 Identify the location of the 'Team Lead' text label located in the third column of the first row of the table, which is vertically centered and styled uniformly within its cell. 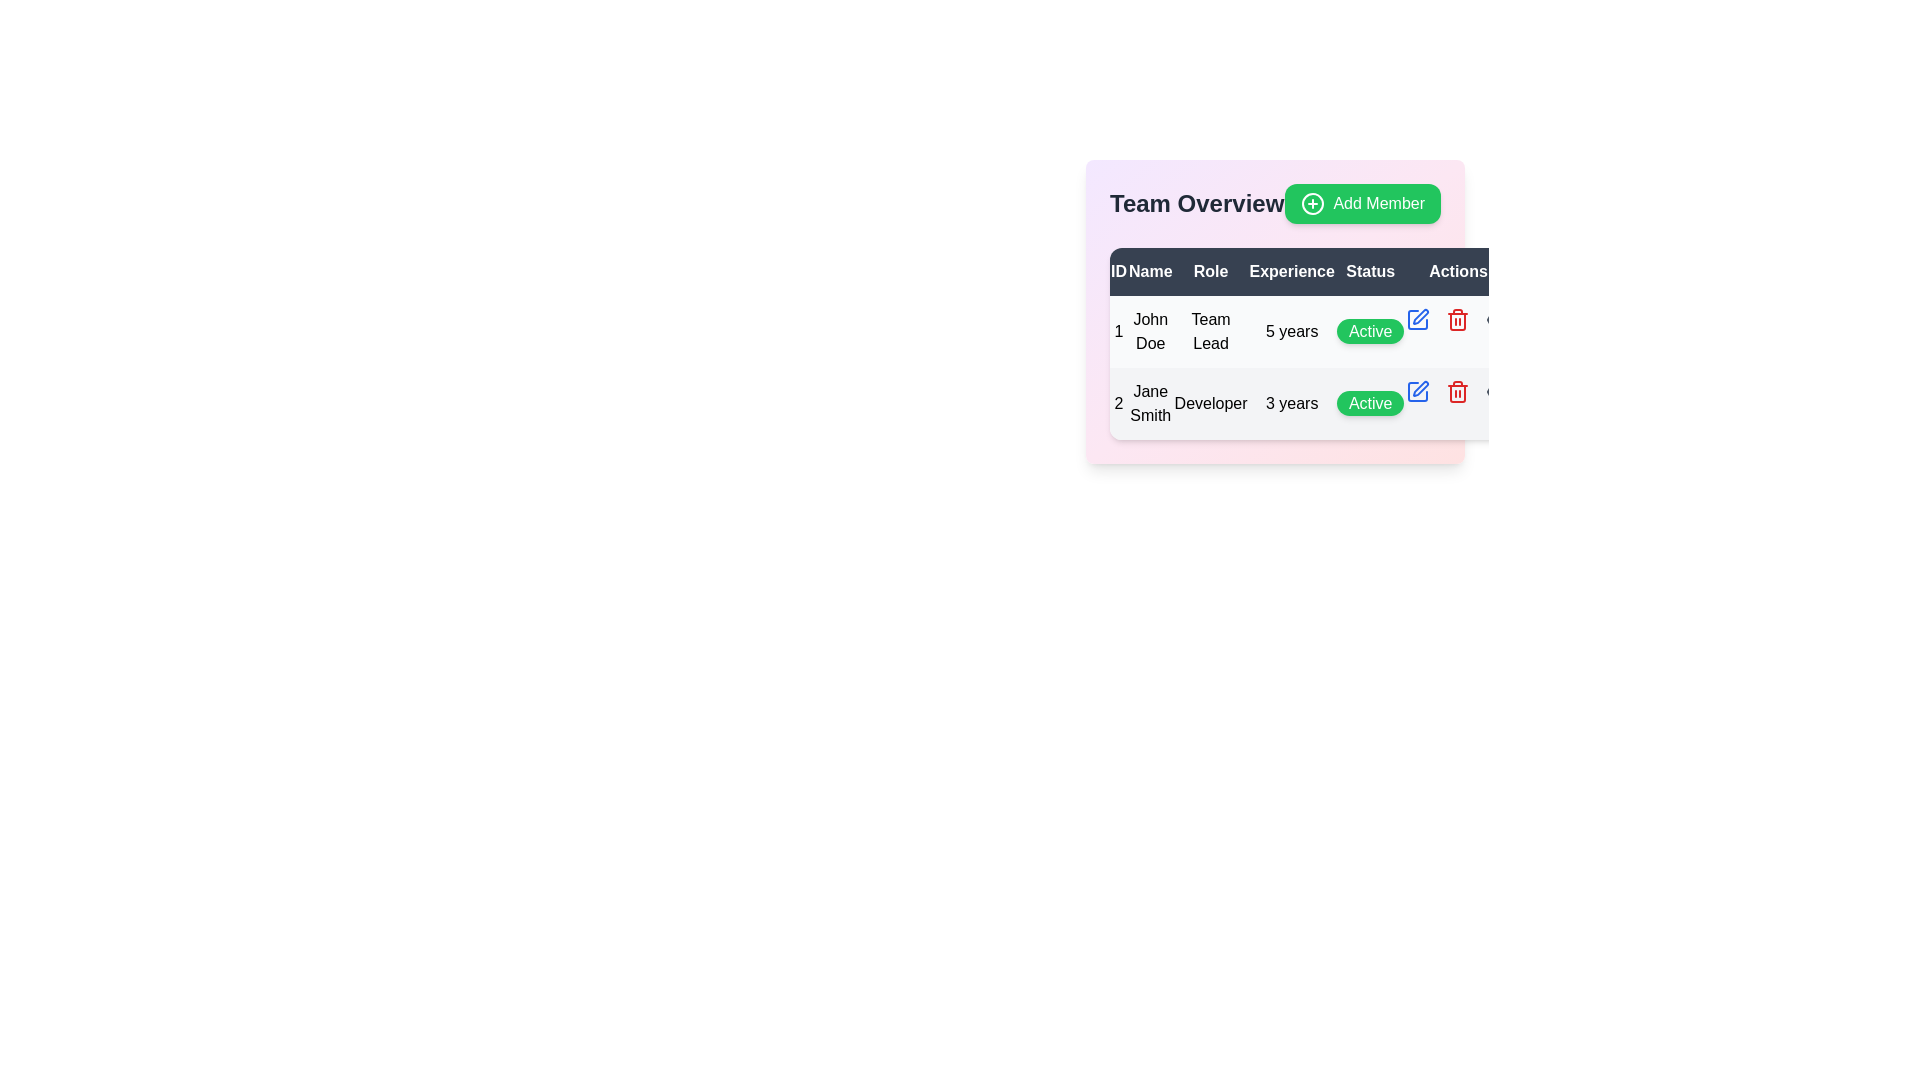
(1210, 330).